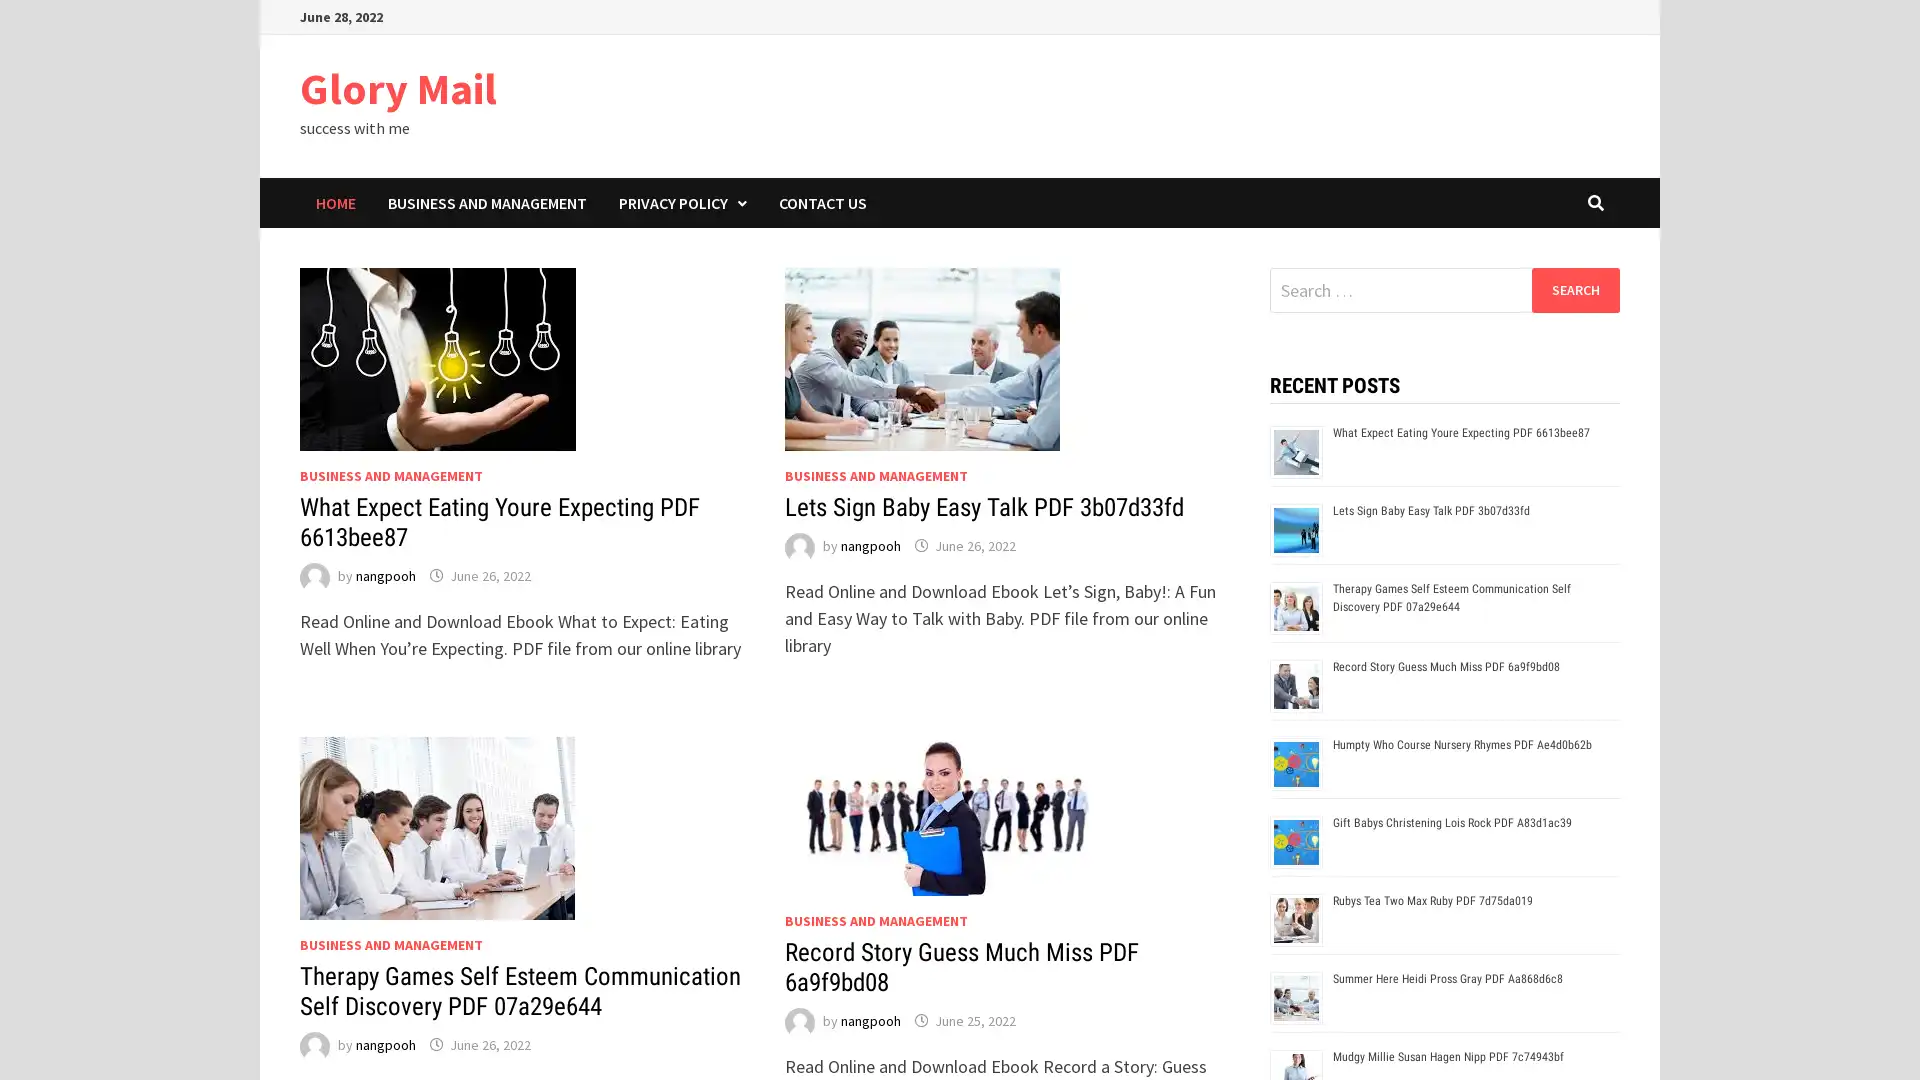  I want to click on Search, so click(1574, 289).